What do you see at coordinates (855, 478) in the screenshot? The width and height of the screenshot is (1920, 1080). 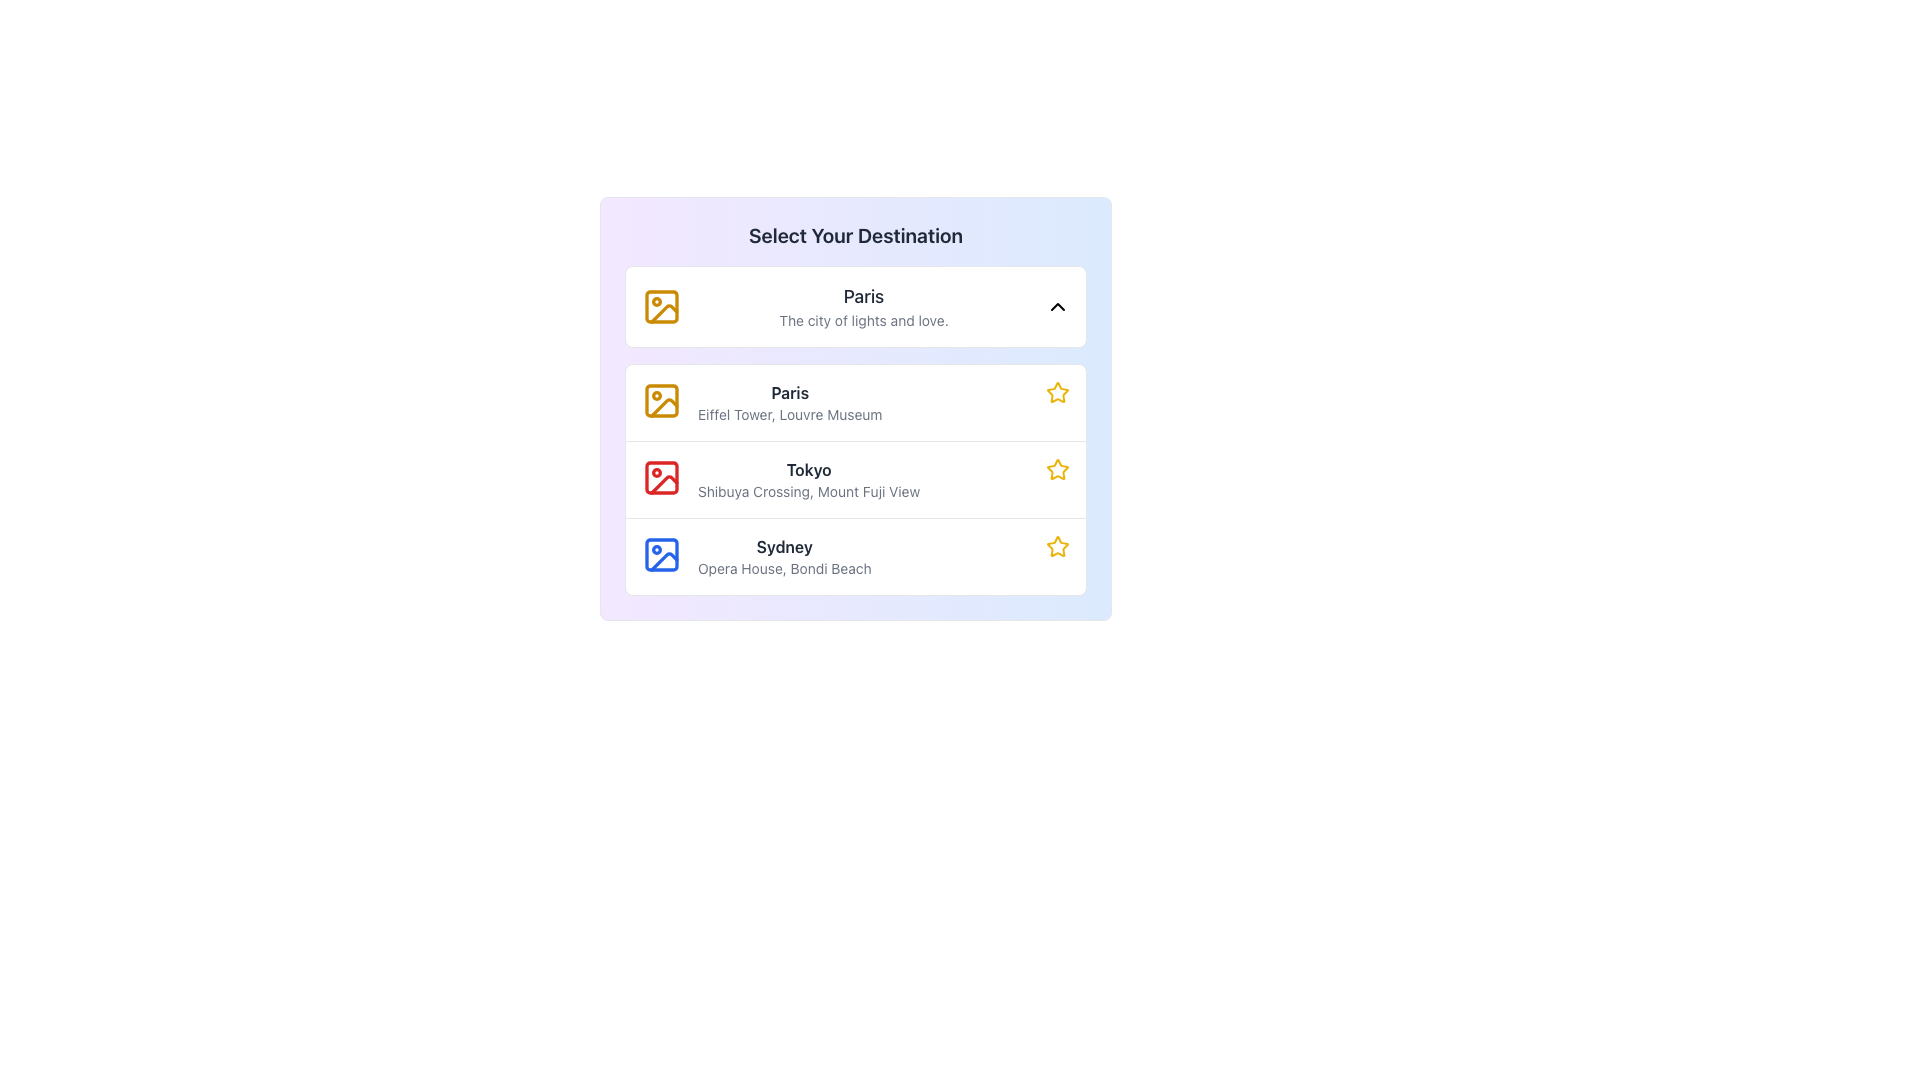 I see `the List Item Card for 'Tokyo', which is the second destination option` at bounding box center [855, 478].